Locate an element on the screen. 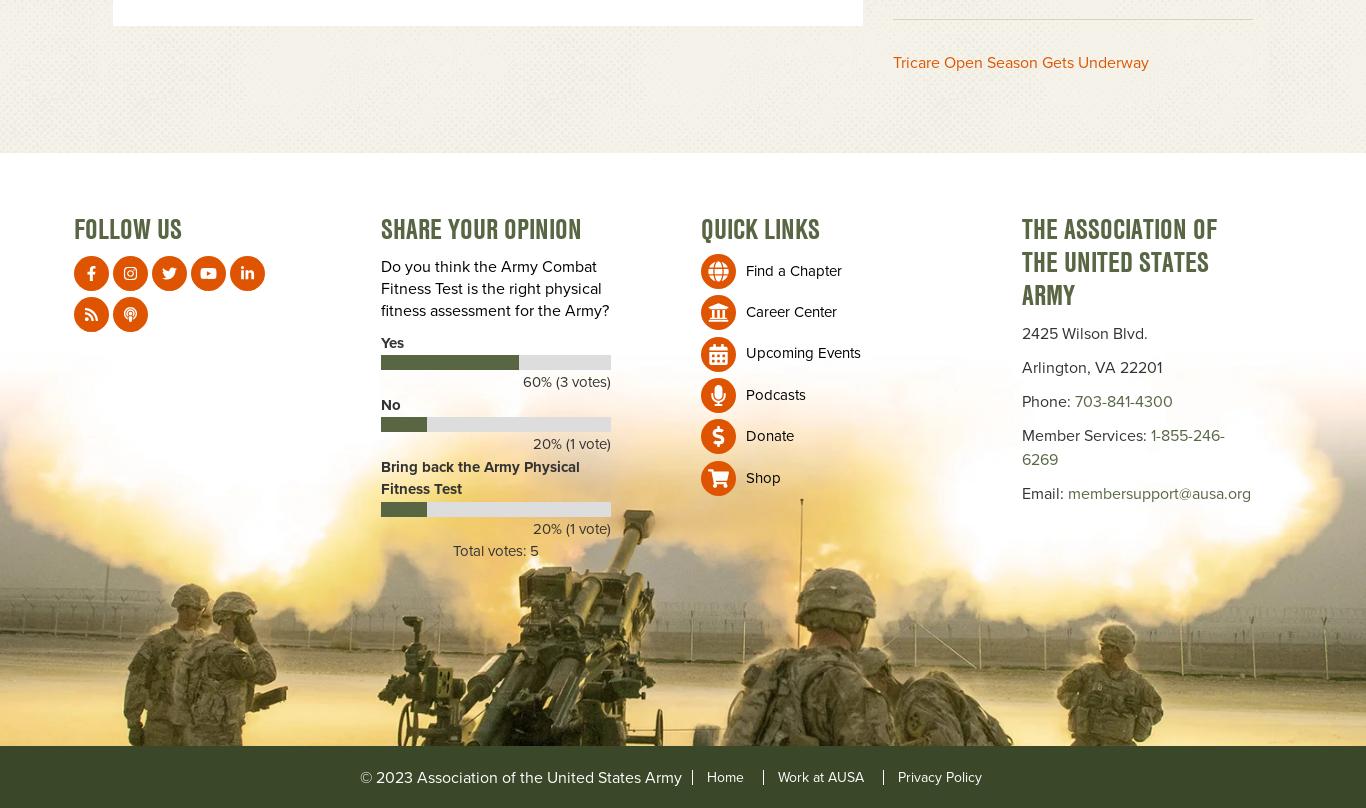 The image size is (1366, 808). 'Email:' is located at coordinates (1043, 492).